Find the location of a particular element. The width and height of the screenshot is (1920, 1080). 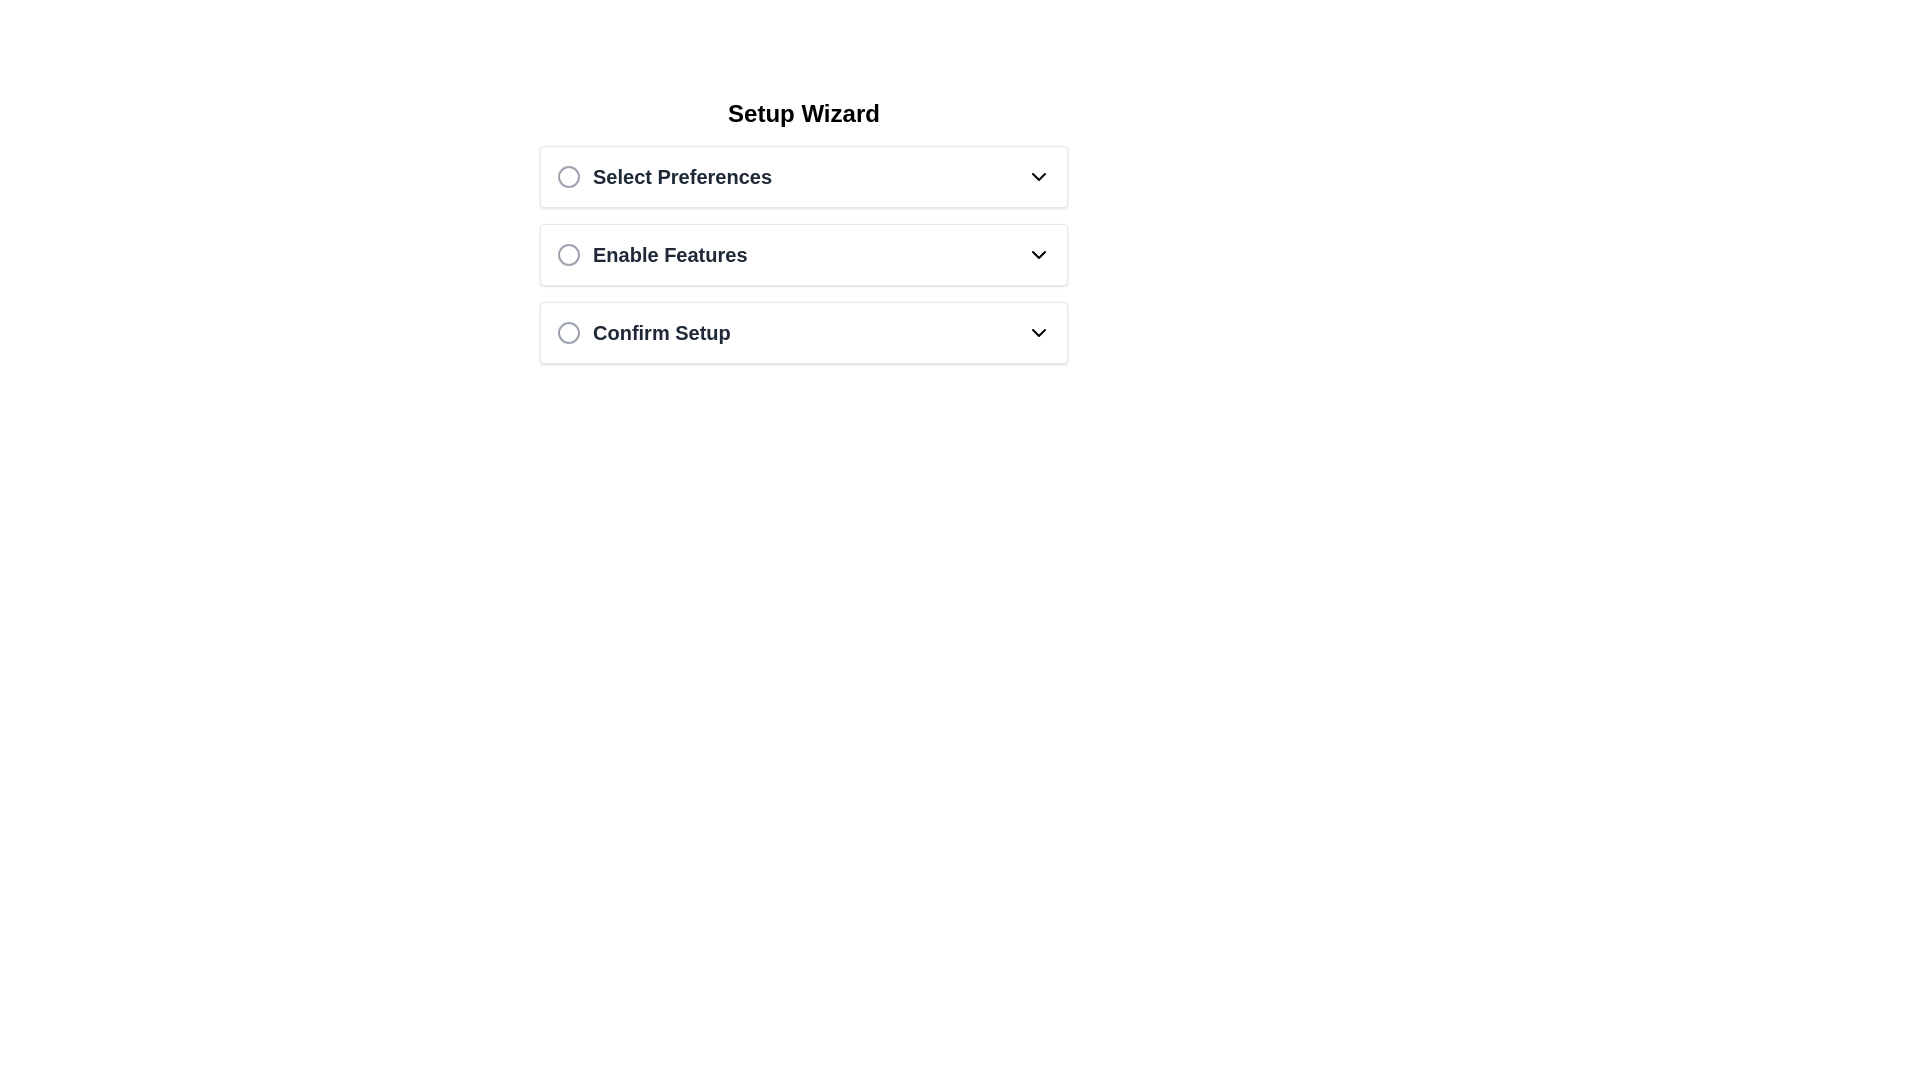

the text label titled 'Enable Features', which is the second option in the 'Setup Wizard' settings list, positioned below 'Select Preferences' and above 'Confirm Setup' is located at coordinates (670, 253).